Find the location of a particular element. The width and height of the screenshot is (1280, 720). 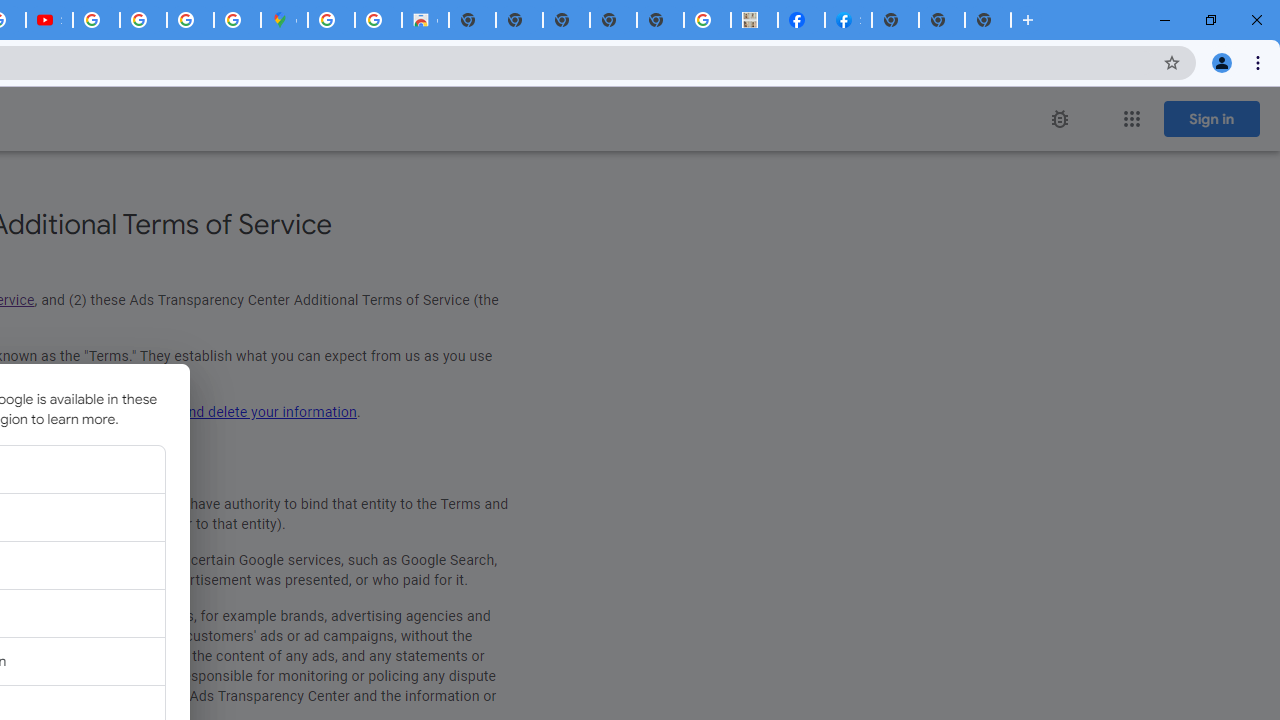

'Send Bug Report' is located at coordinates (1058, 119).